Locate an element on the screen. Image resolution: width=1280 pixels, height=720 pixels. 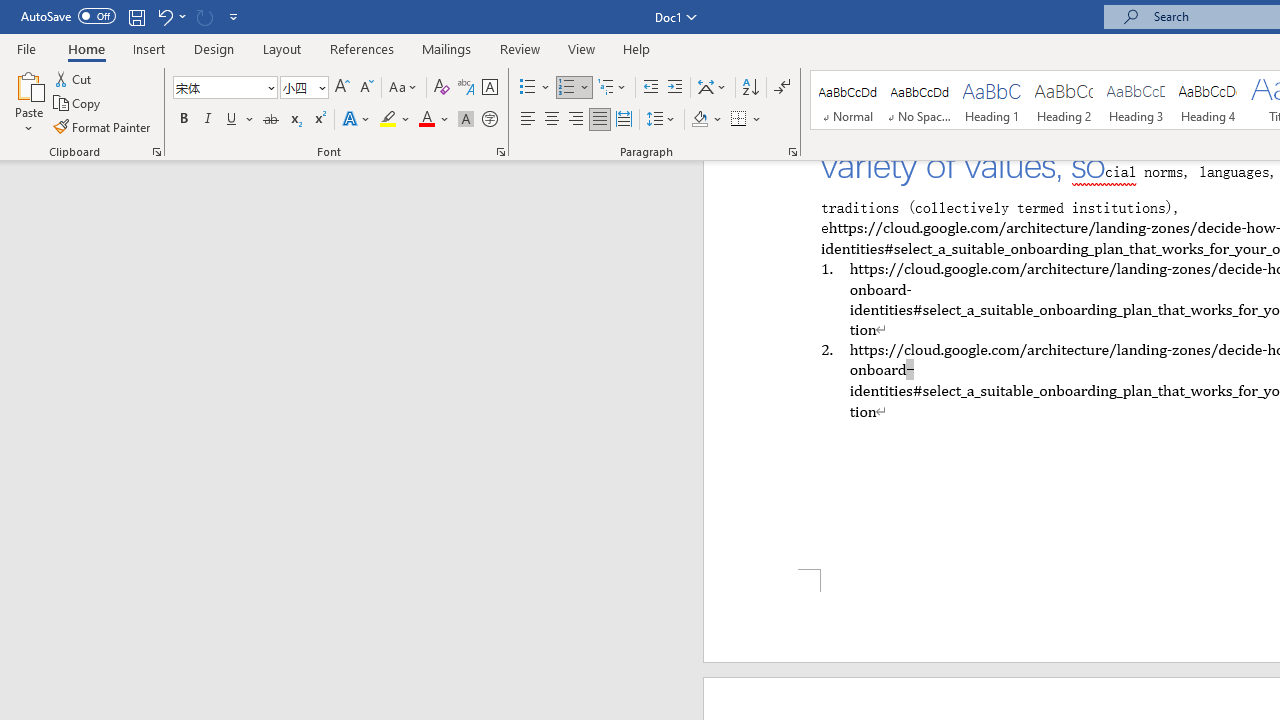
'Undo Apply Quick Style' is located at coordinates (164, 16).